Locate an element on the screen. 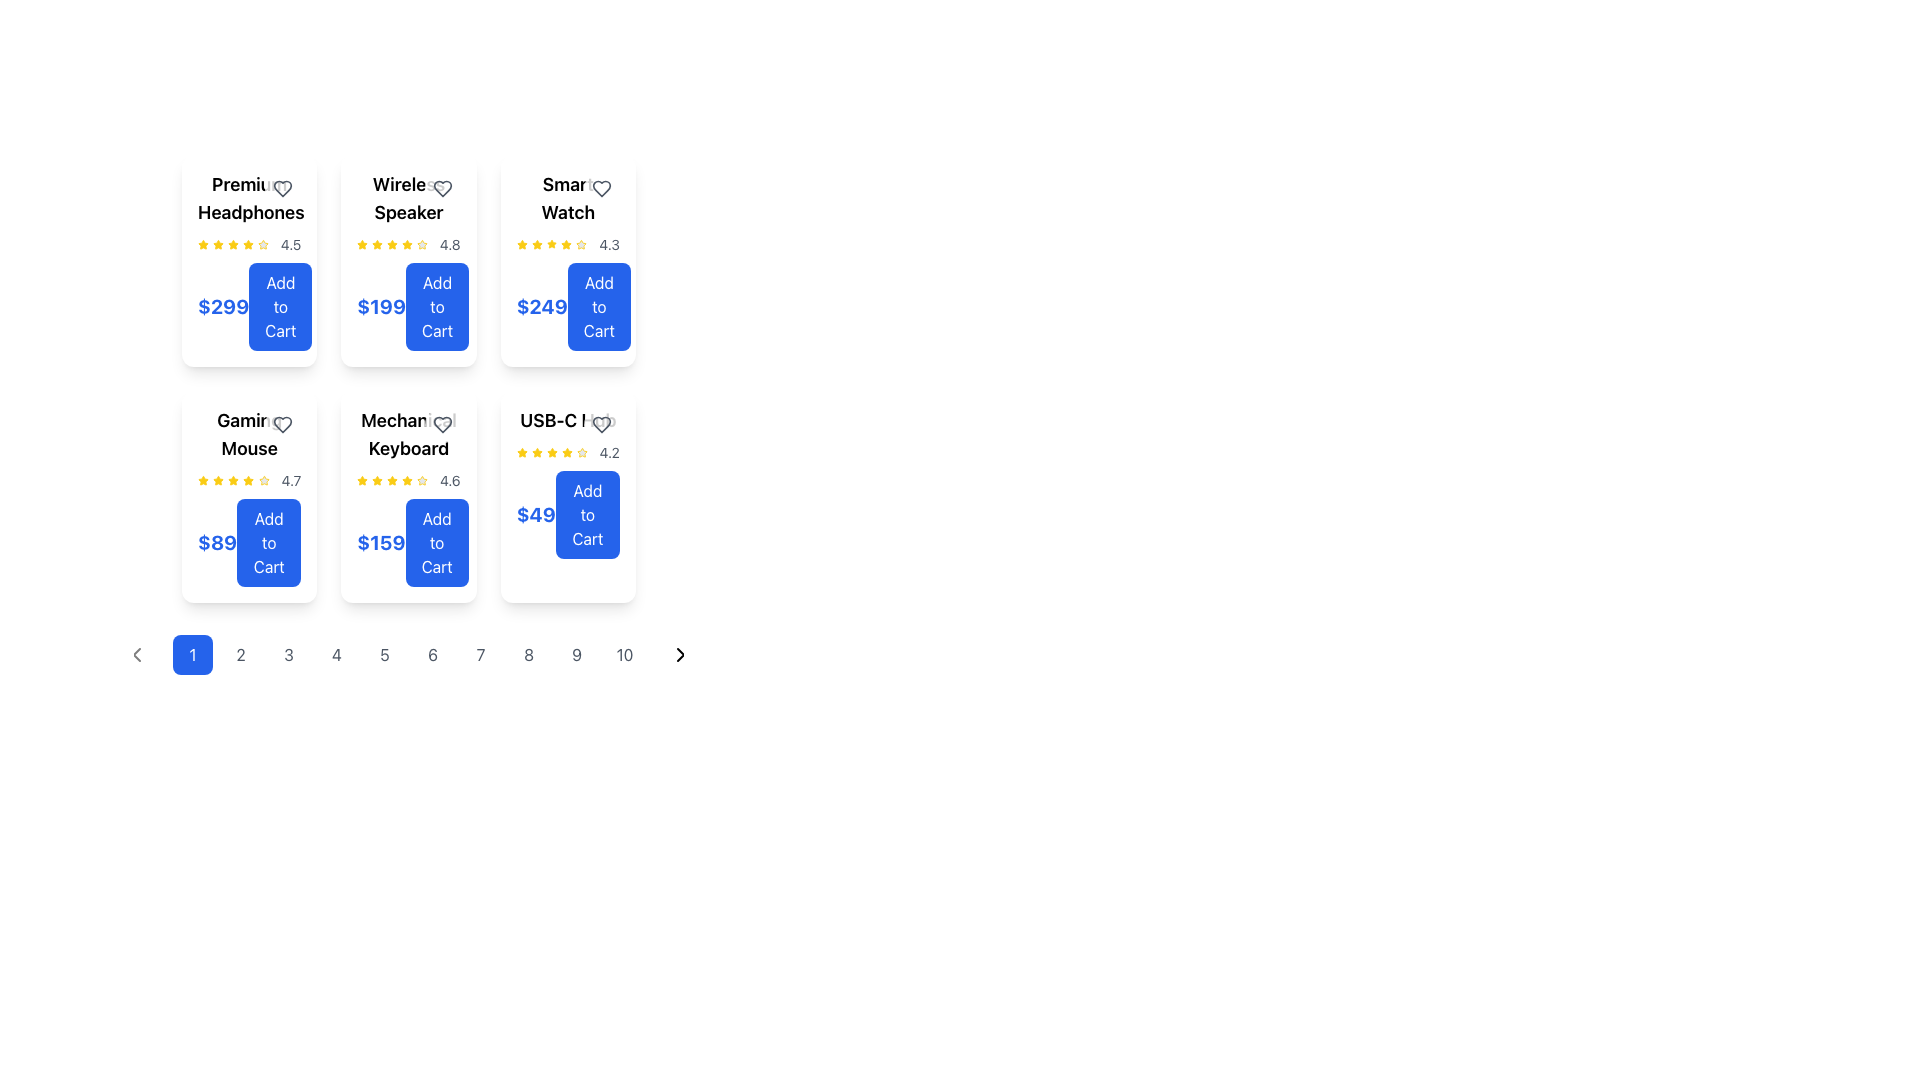 Image resolution: width=1920 pixels, height=1080 pixels. the star icon representing one of the rating points for 'Premium Headphones', located in the top-left corner of the product grid is located at coordinates (218, 243).